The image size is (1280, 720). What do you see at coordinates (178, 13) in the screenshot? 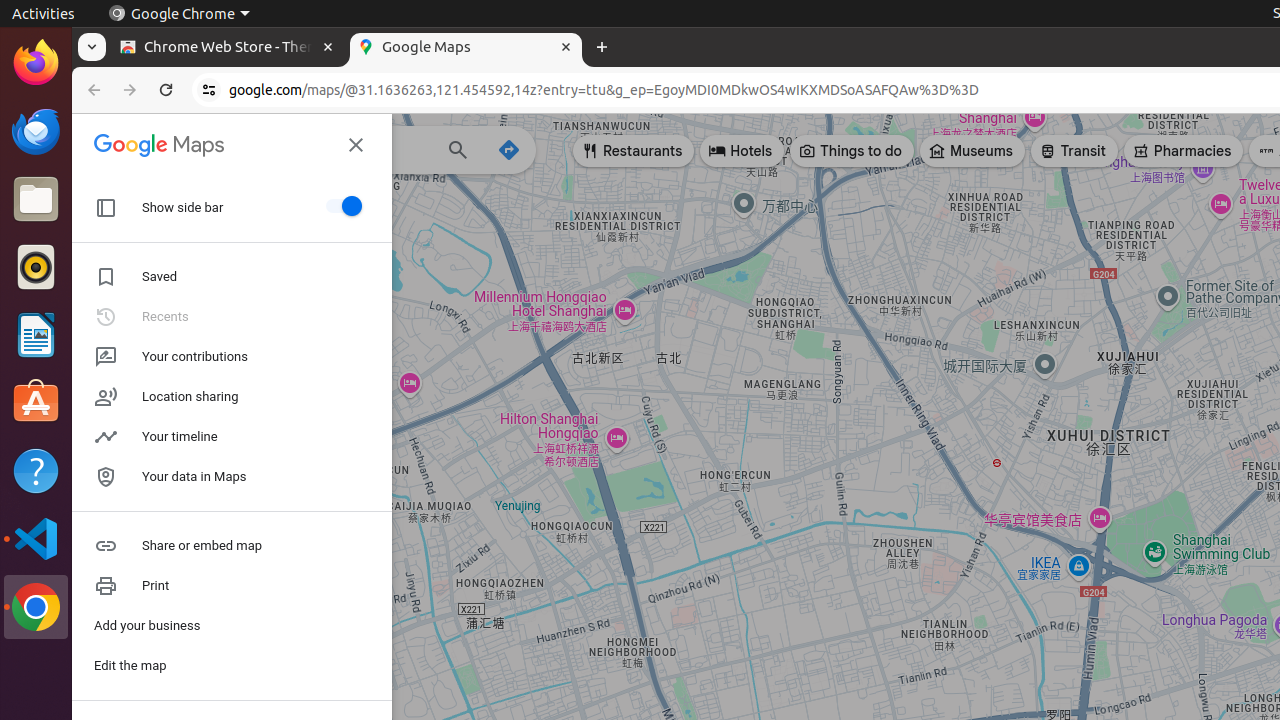
I see `'Google Chrome'` at bounding box center [178, 13].